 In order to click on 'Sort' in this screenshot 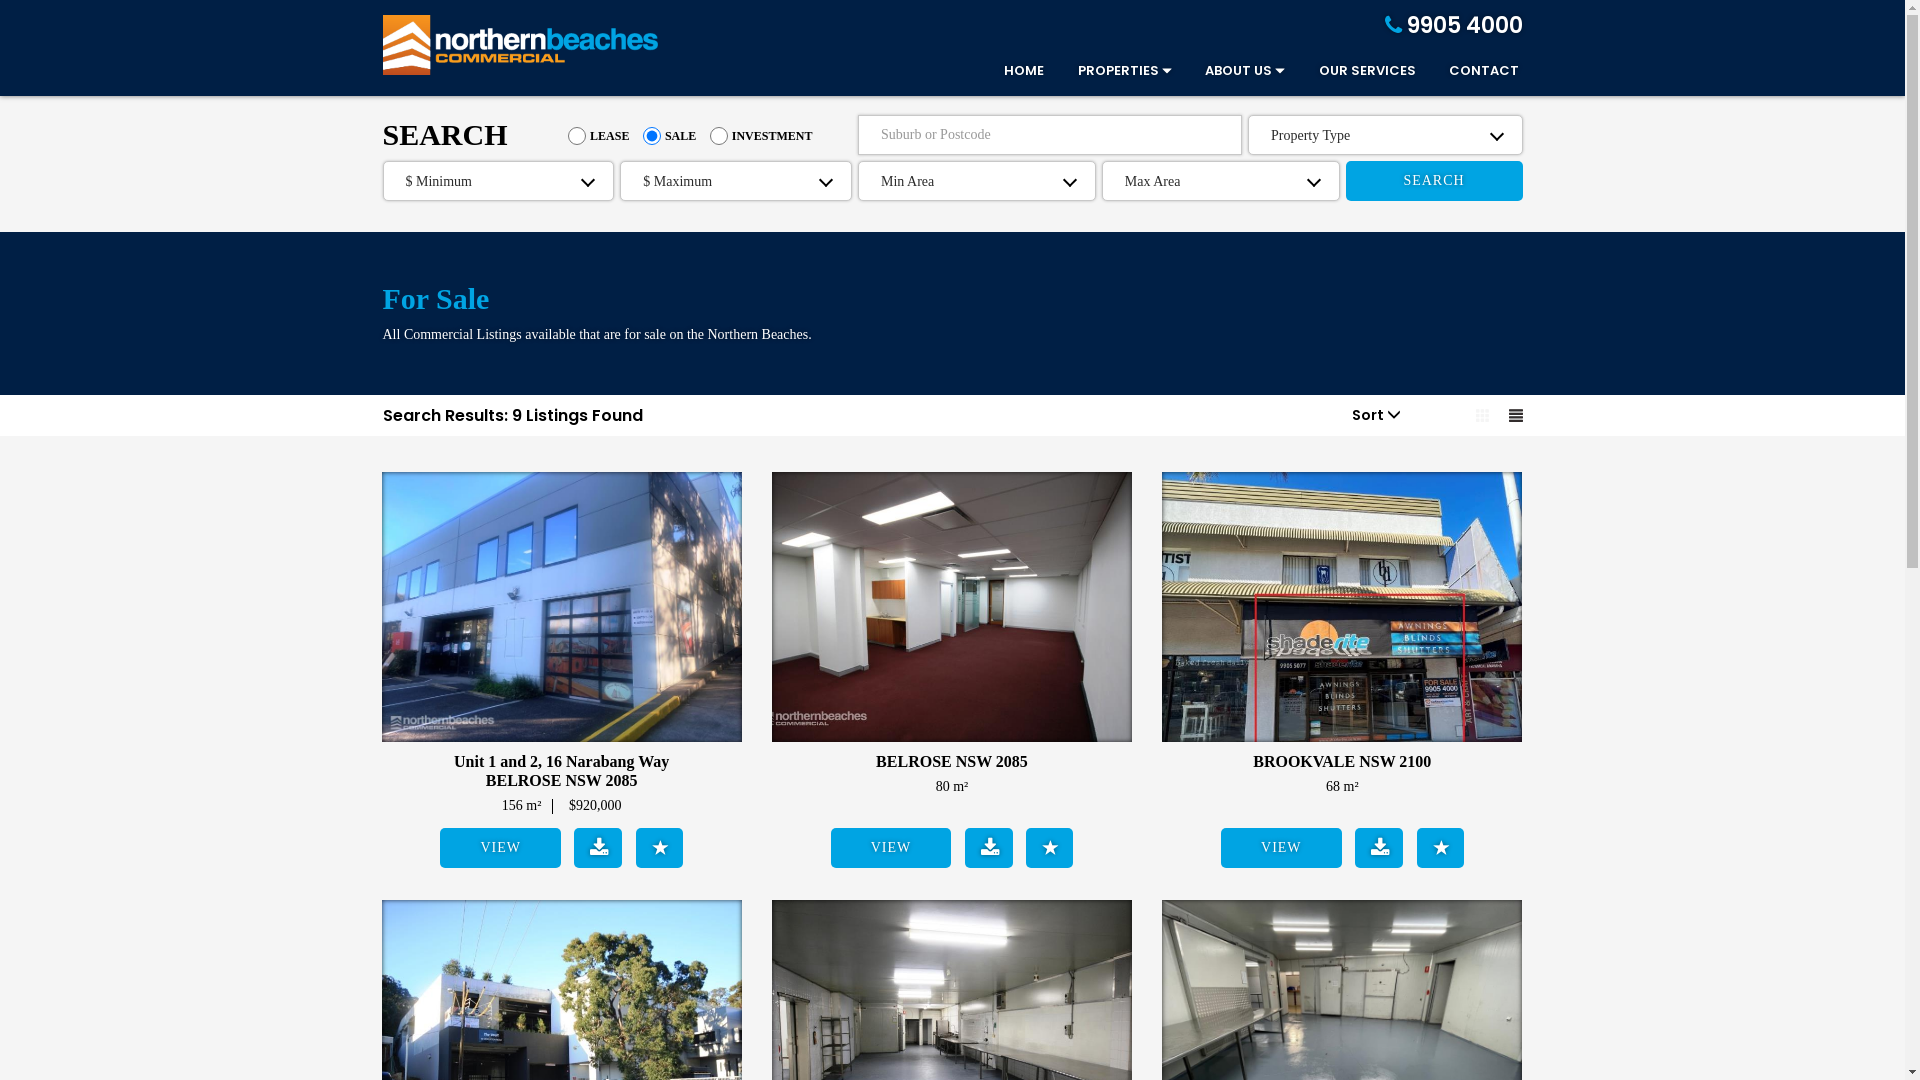, I will do `click(1375, 414)`.